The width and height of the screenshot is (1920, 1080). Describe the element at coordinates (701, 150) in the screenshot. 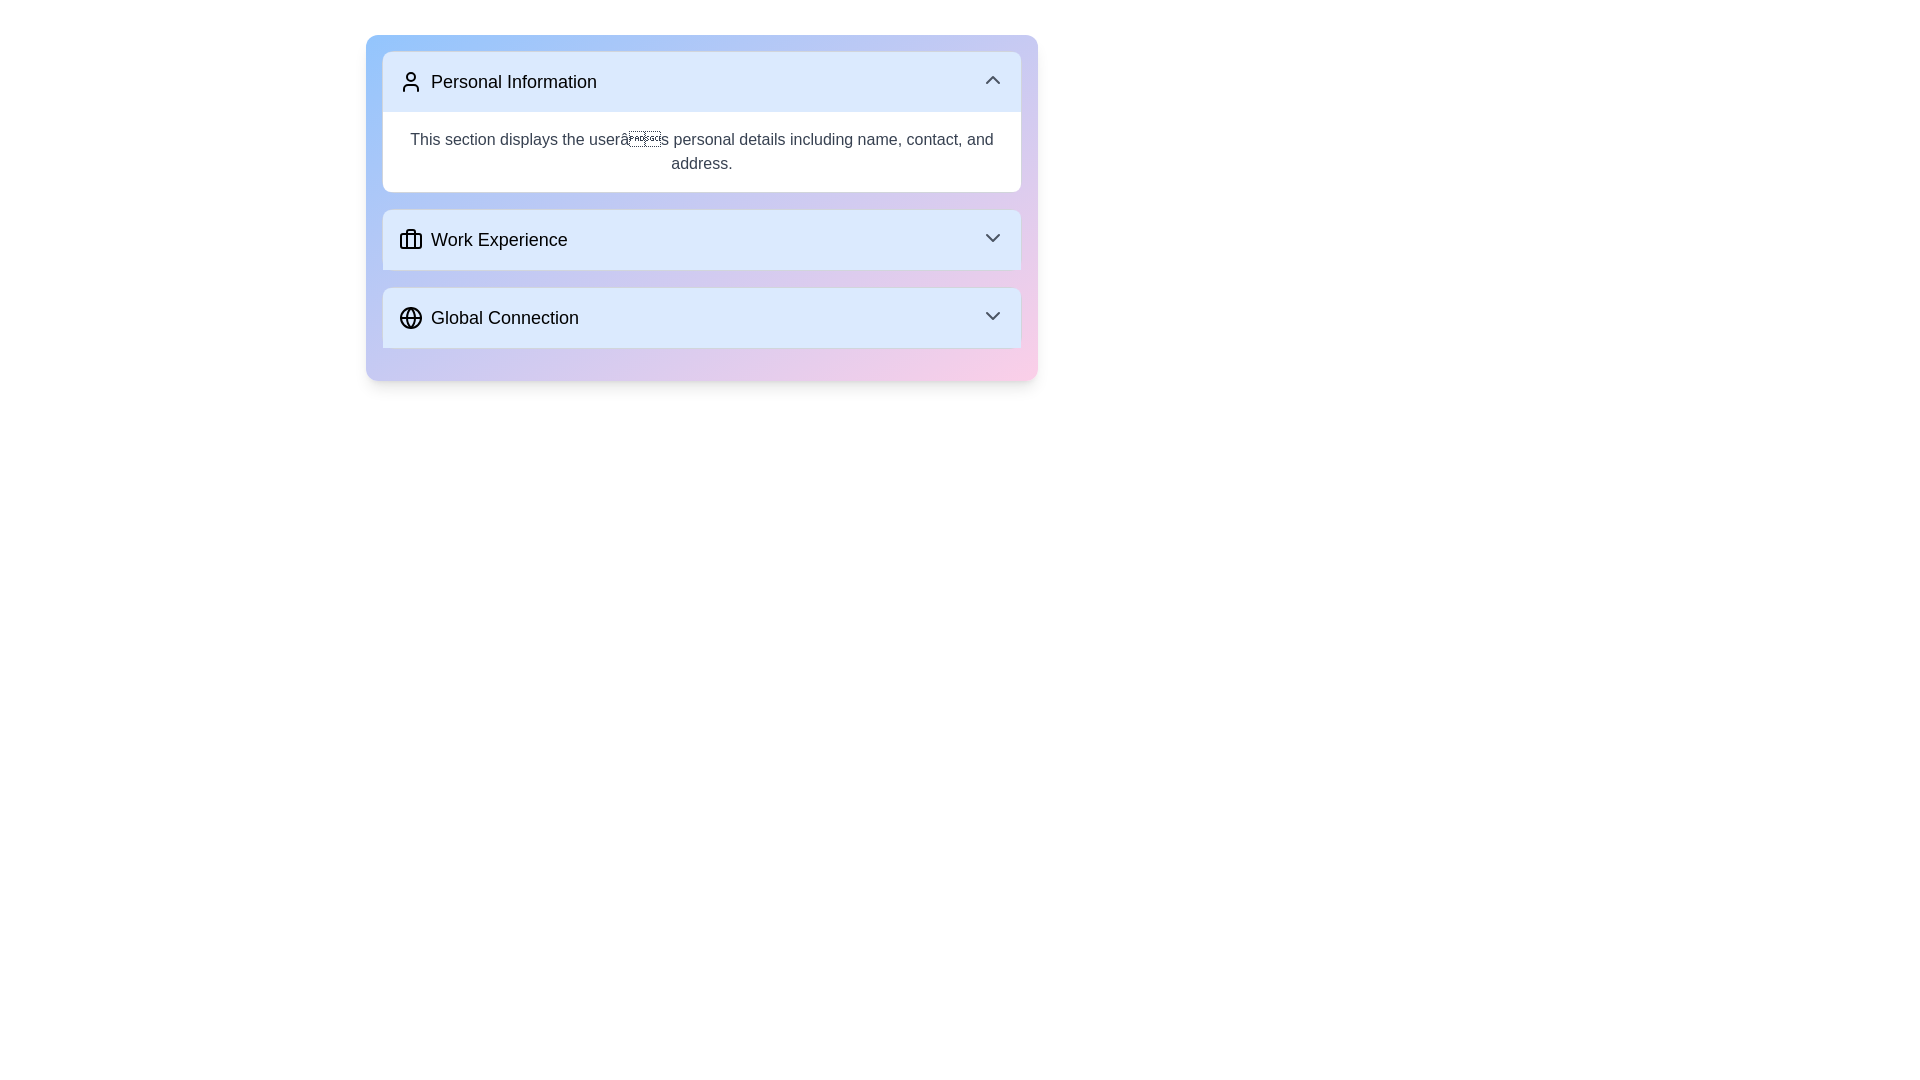

I see `the Informative Section containing the descriptive text about the user’s personal details, which has a white background and rounded bottom corners` at that location.